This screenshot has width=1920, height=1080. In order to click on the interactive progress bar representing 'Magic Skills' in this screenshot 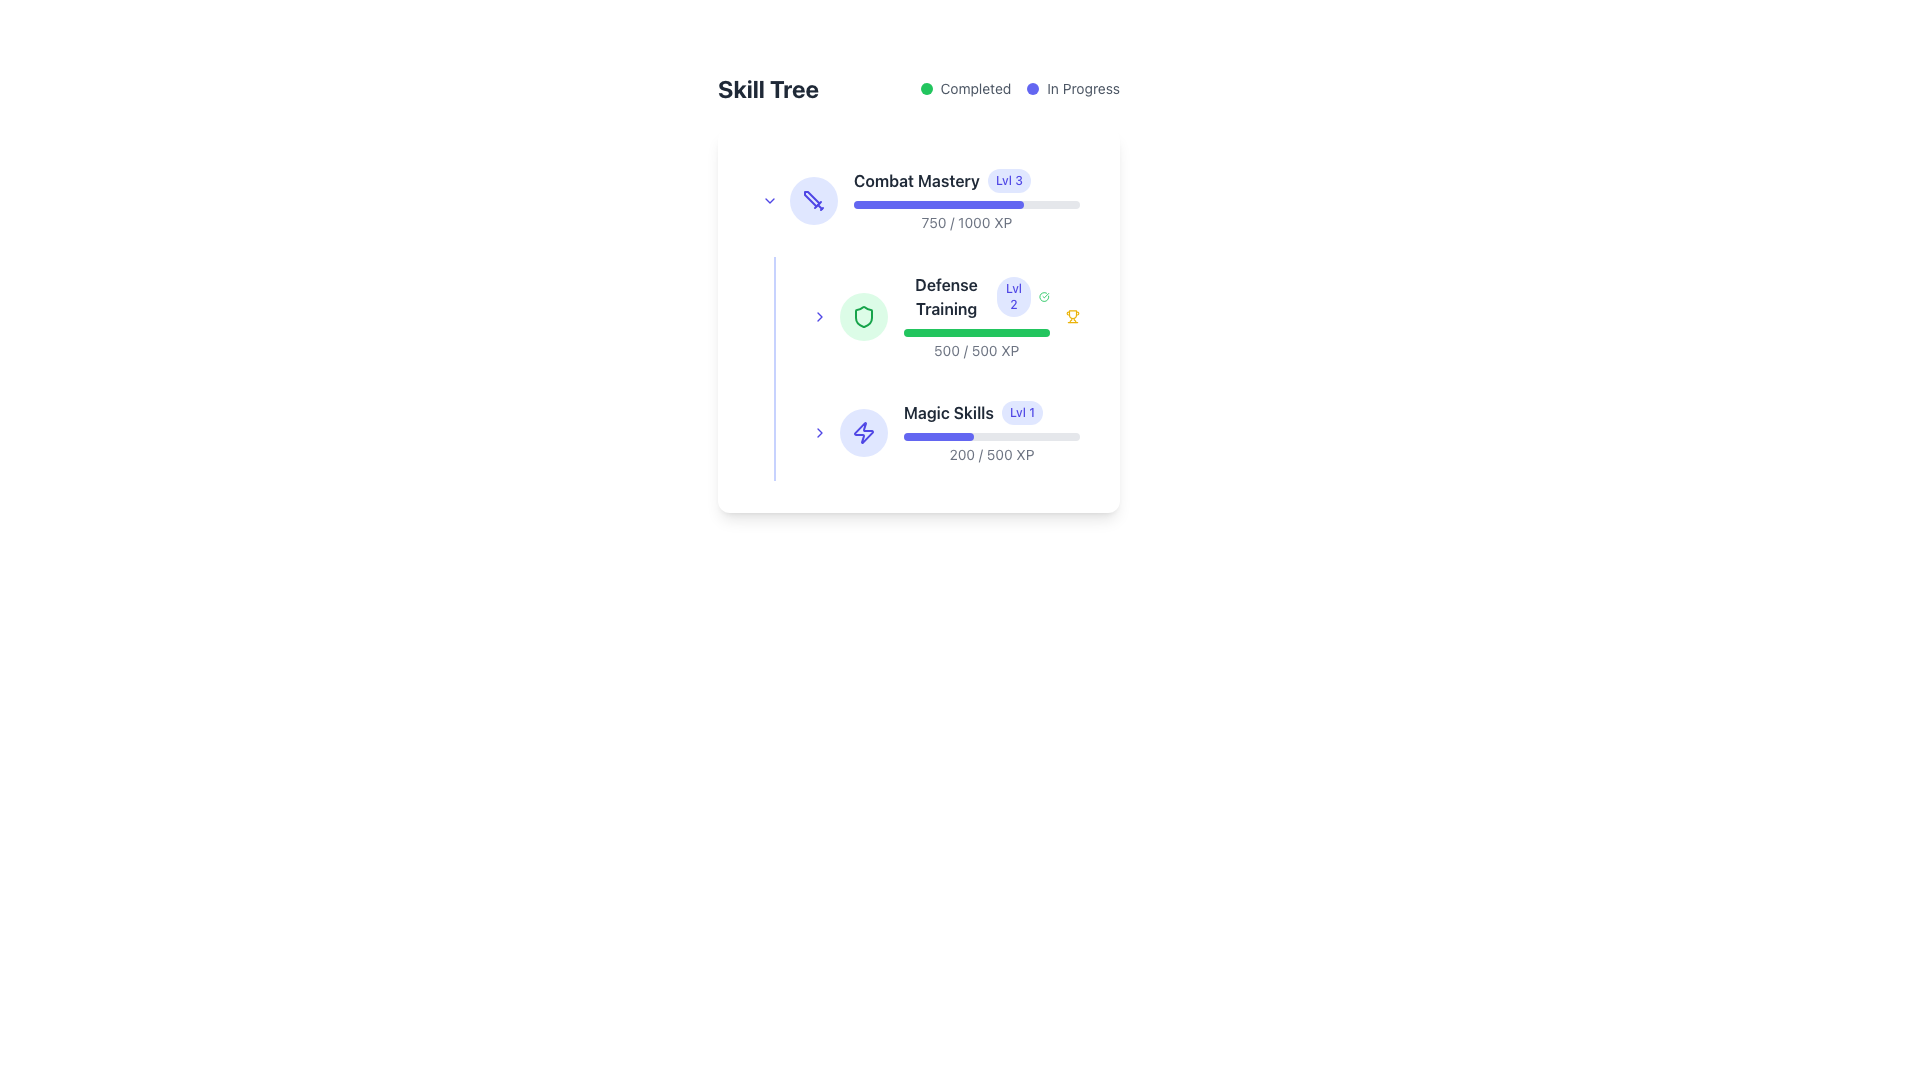, I will do `click(992, 431)`.